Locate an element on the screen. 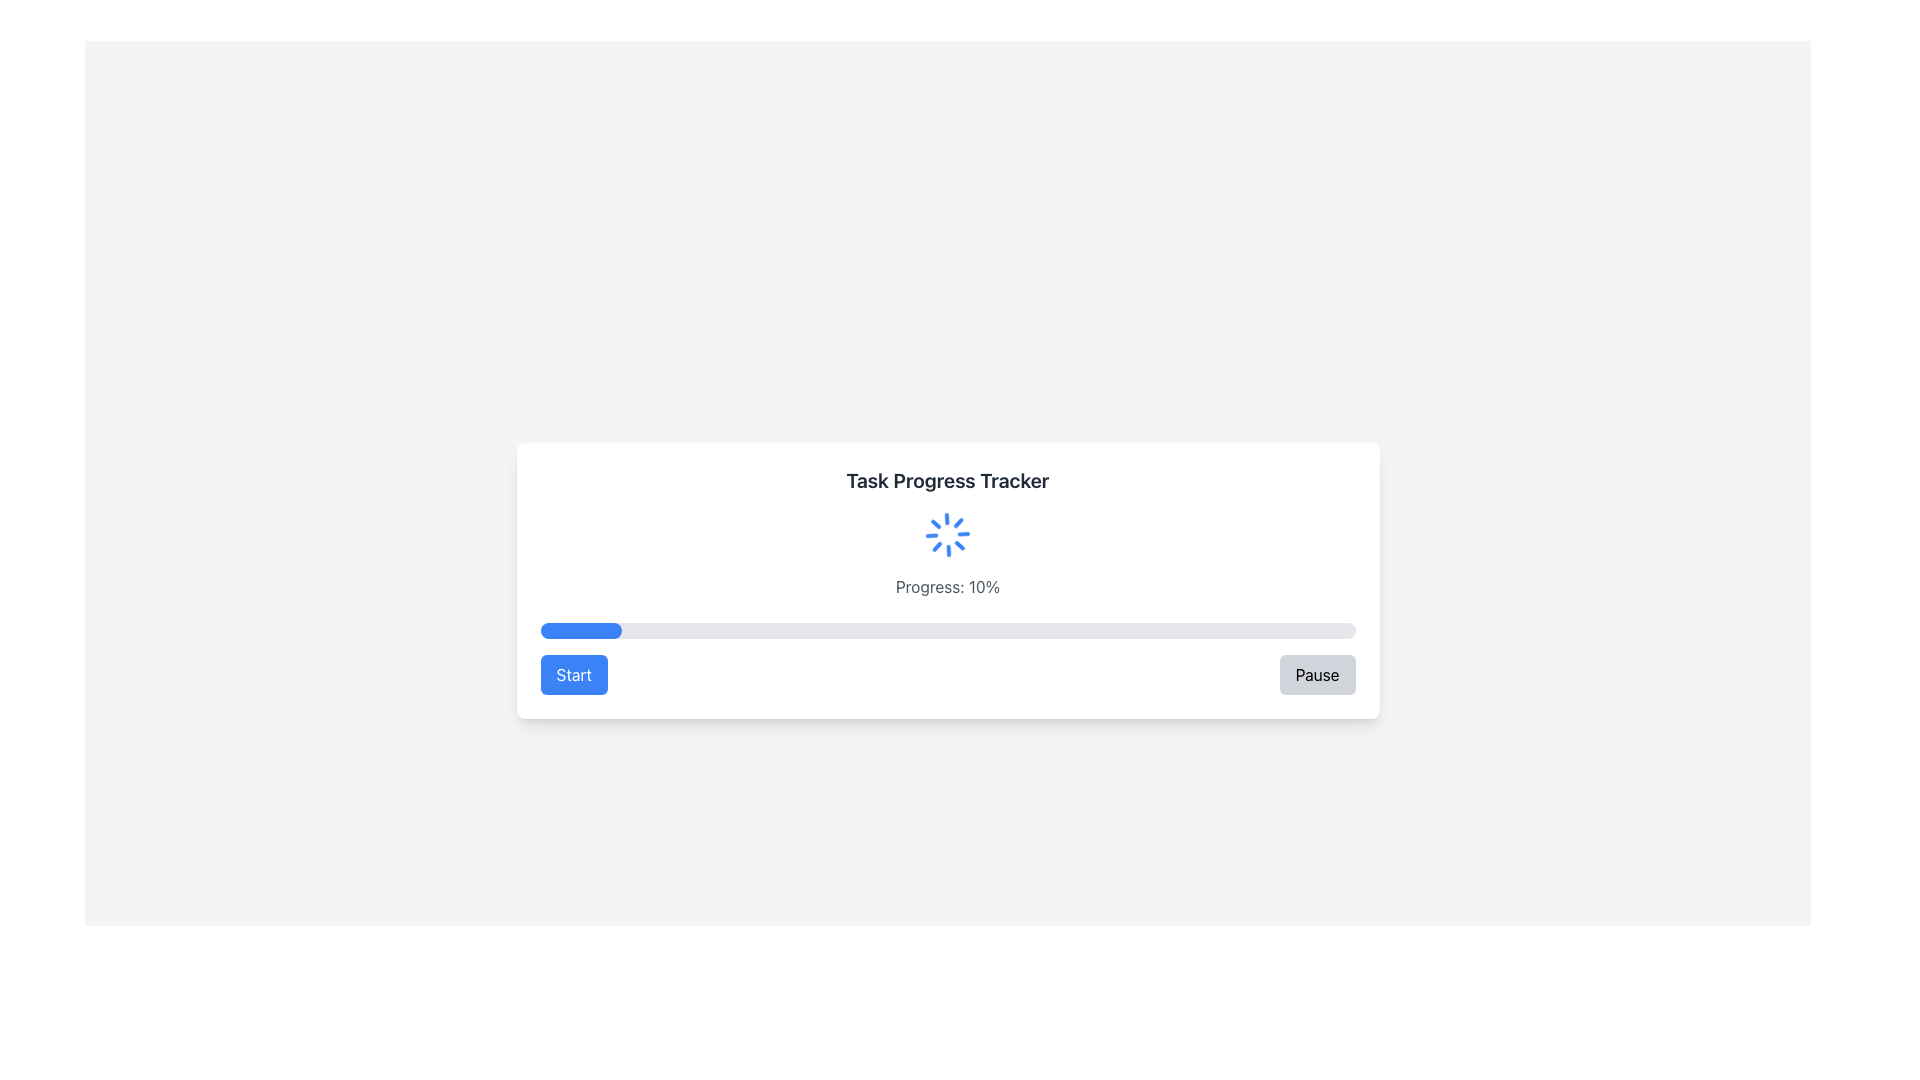 This screenshot has height=1080, width=1920. the 'Pause' button located on the far right of the horizontal control arrangement below the progress bar is located at coordinates (1317, 675).